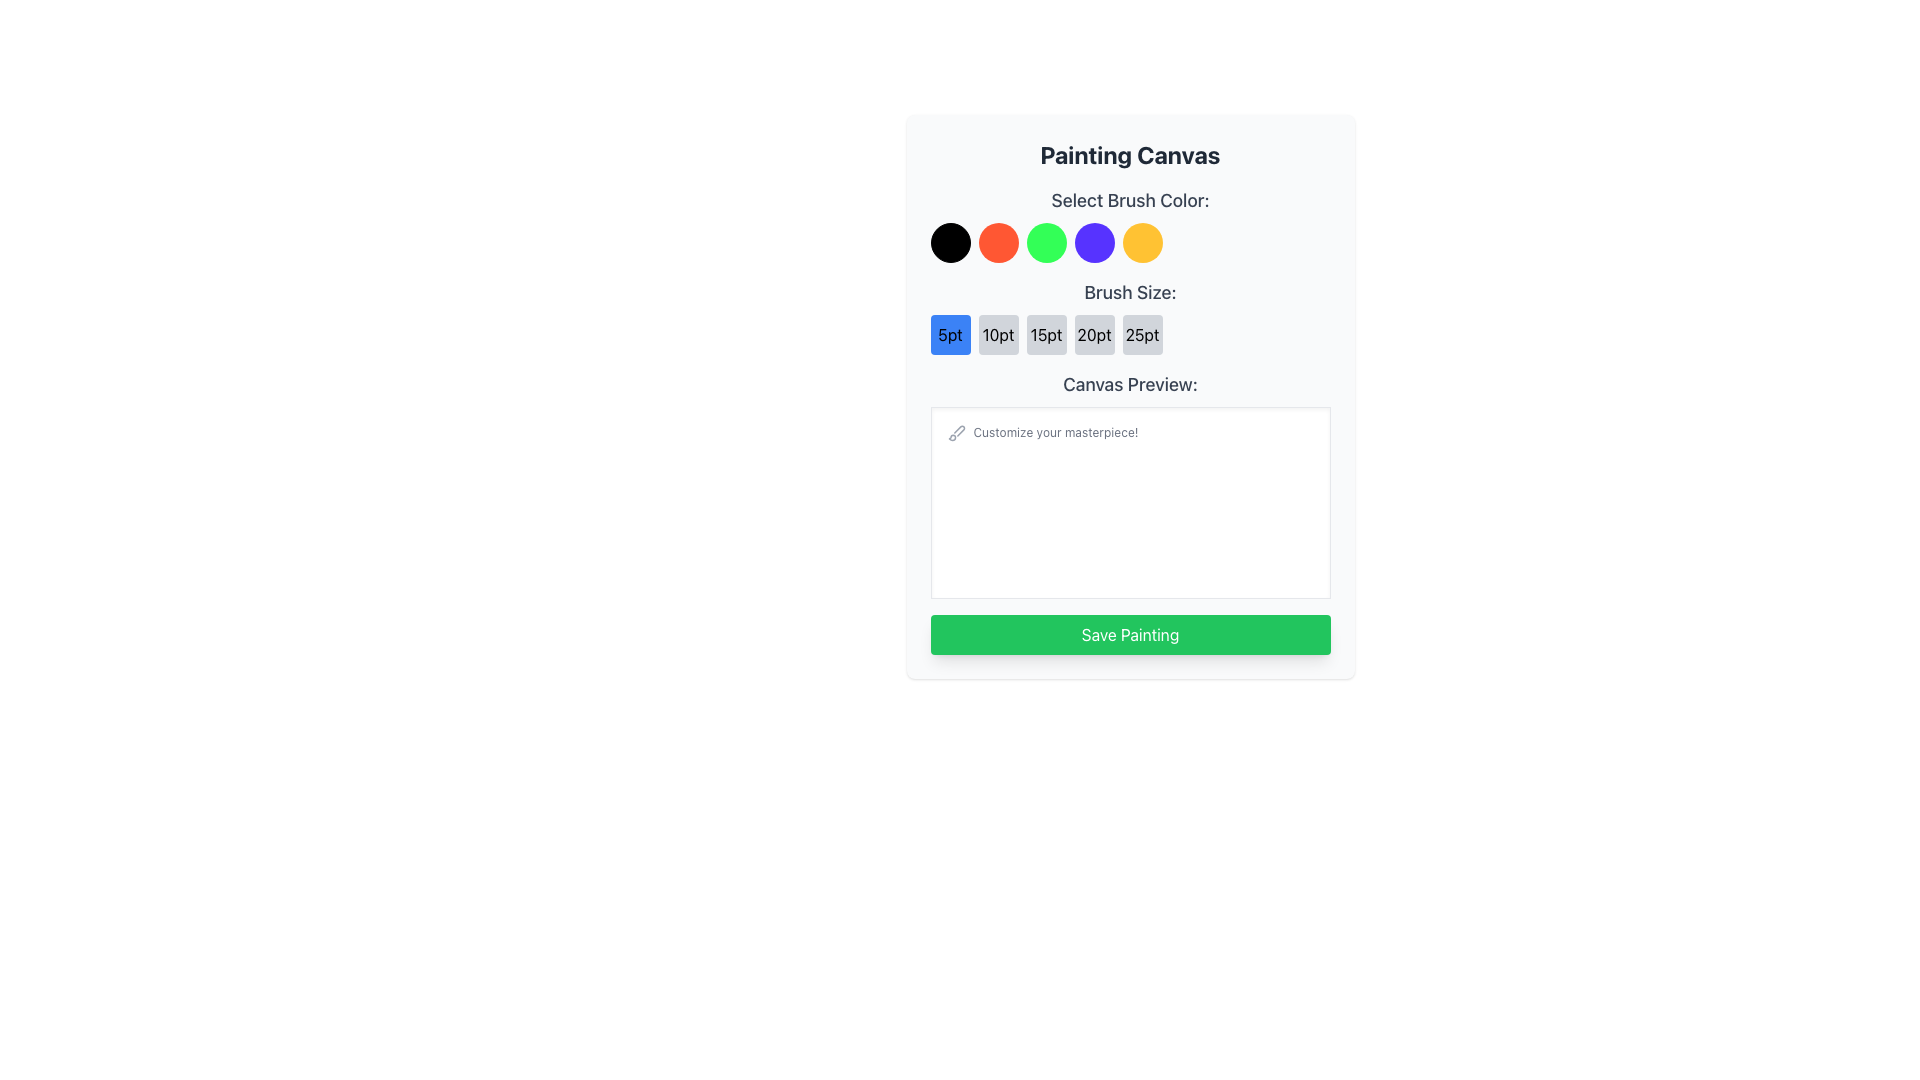 This screenshot has width=1920, height=1080. I want to click on the second button in the row of five, which has a light gray background and displays '10pt', so click(998, 334).